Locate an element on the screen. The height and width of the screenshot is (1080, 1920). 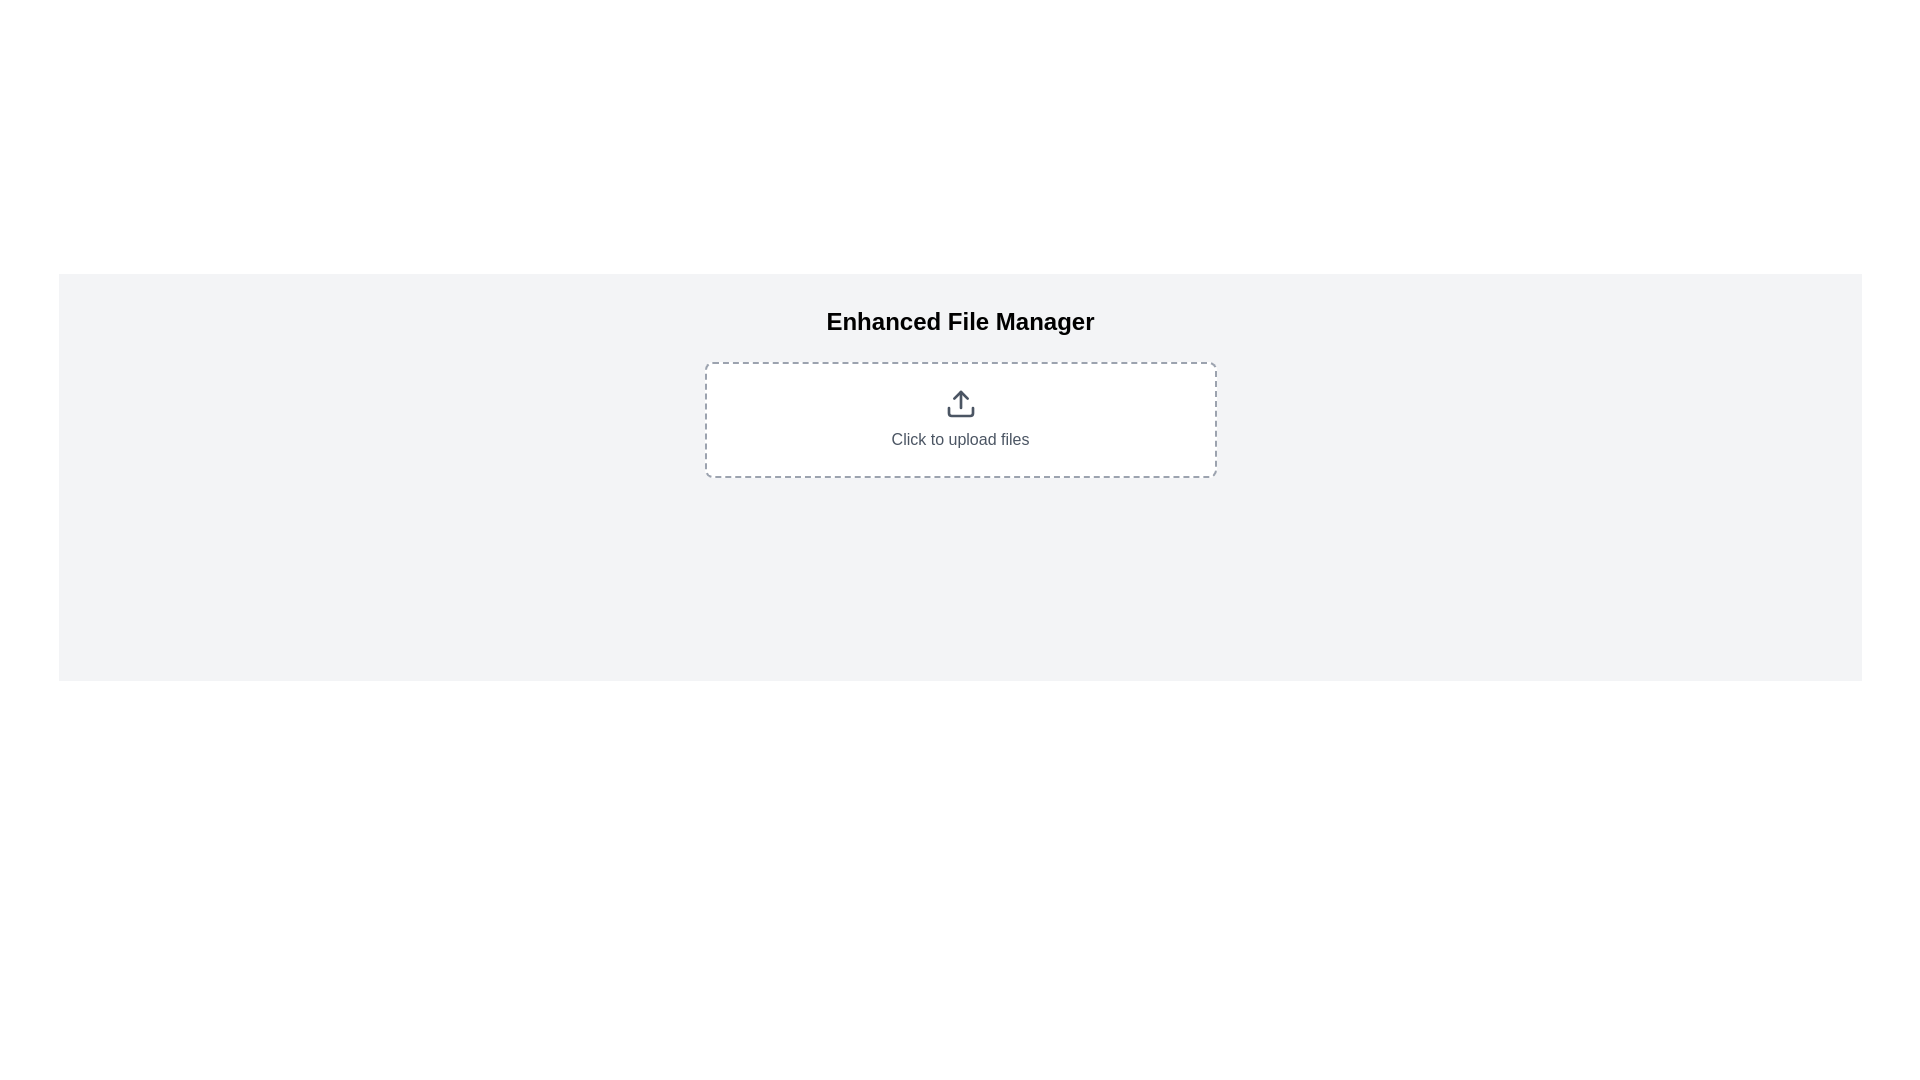
the large, bold header text 'Enhanced File Manager' located at the top center of the page, above the file upload section is located at coordinates (960, 320).